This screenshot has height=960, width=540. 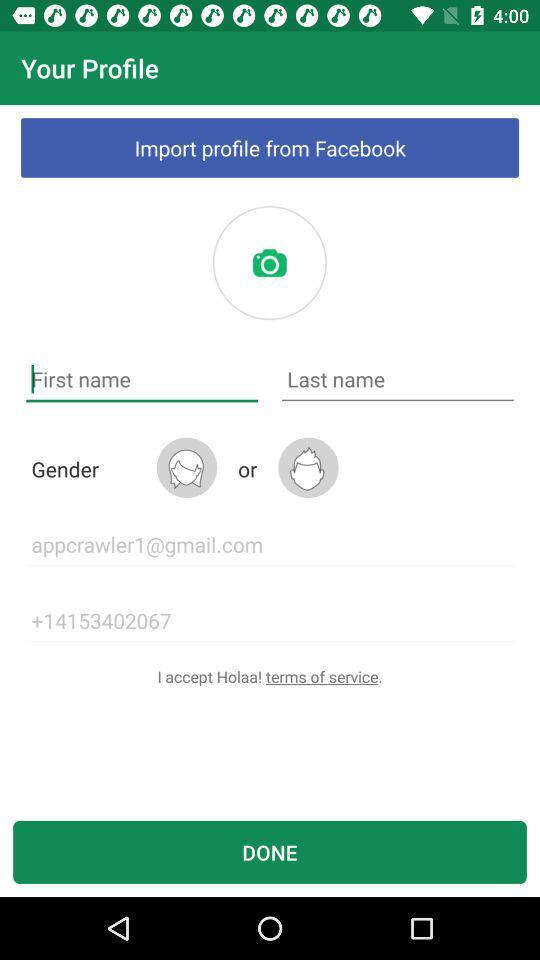 I want to click on the done icon, so click(x=270, y=851).